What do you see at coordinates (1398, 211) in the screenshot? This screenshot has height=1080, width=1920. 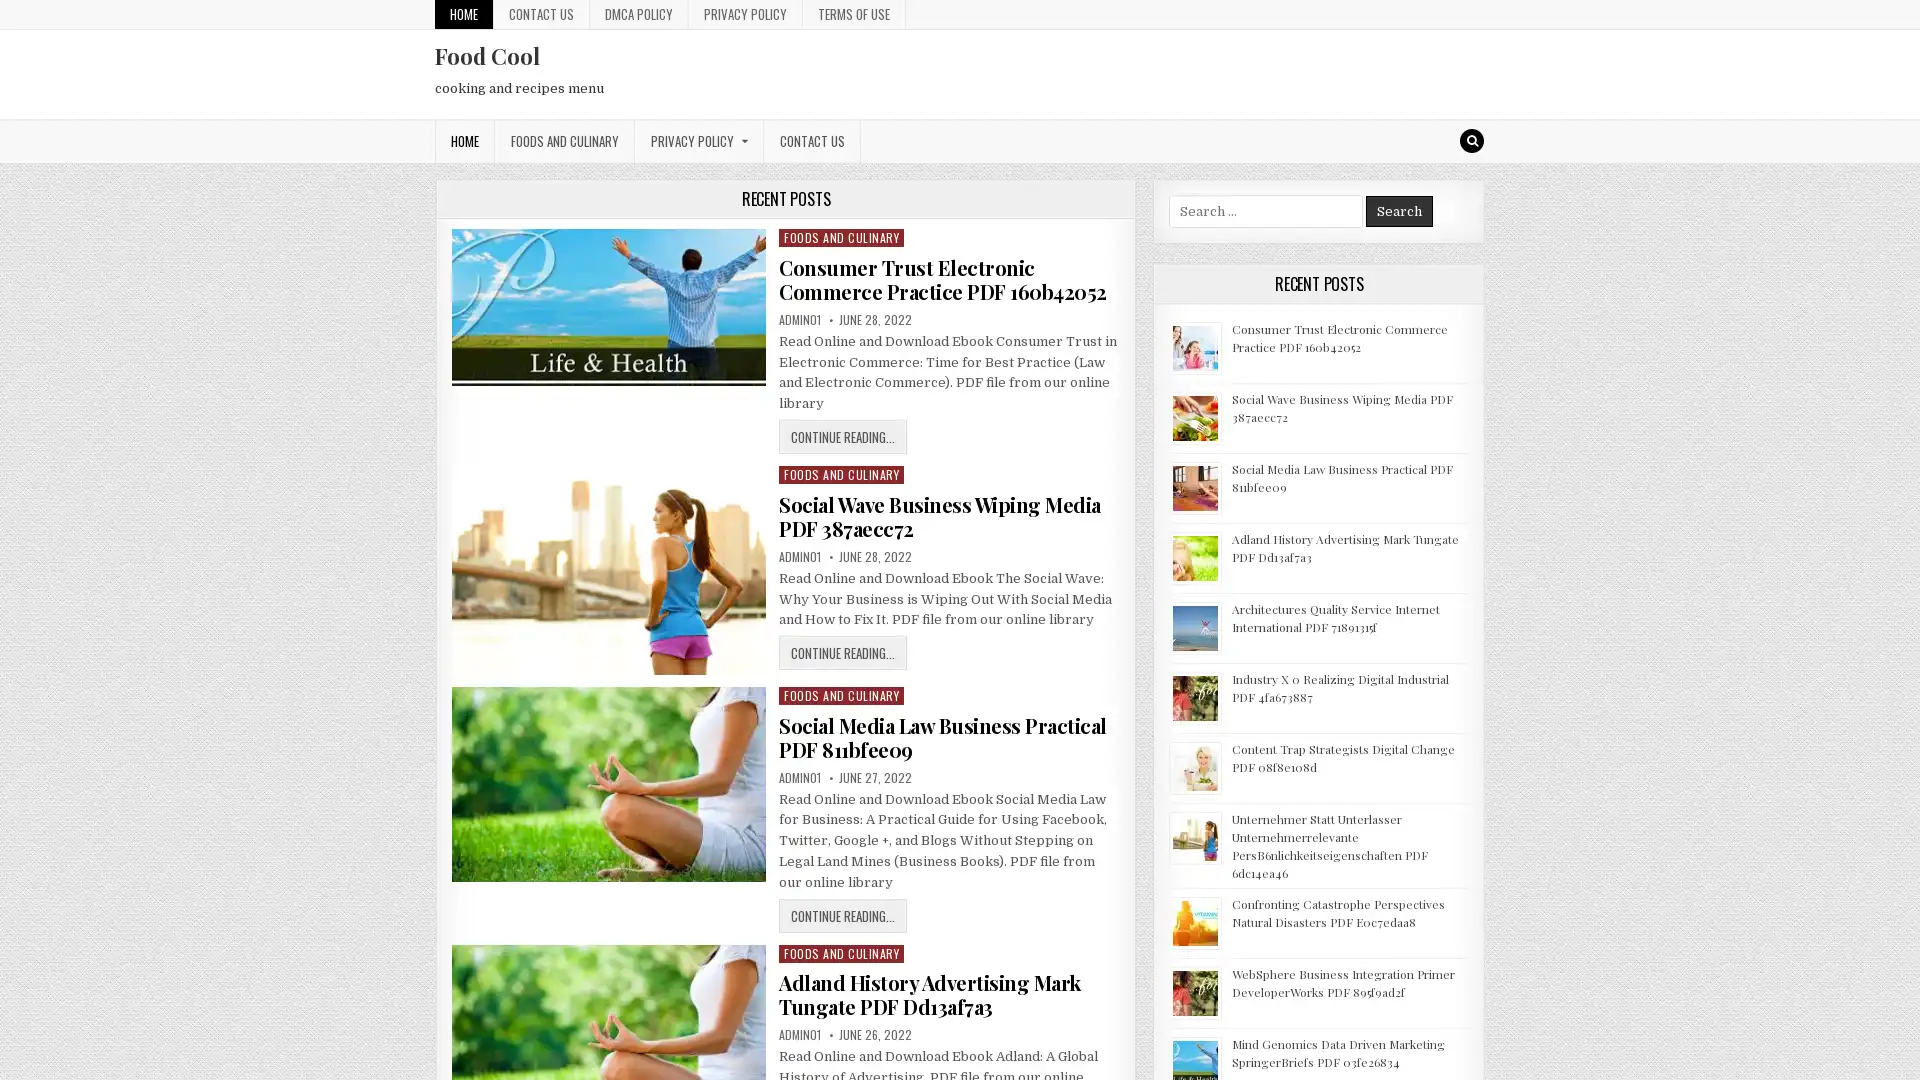 I see `Search` at bounding box center [1398, 211].